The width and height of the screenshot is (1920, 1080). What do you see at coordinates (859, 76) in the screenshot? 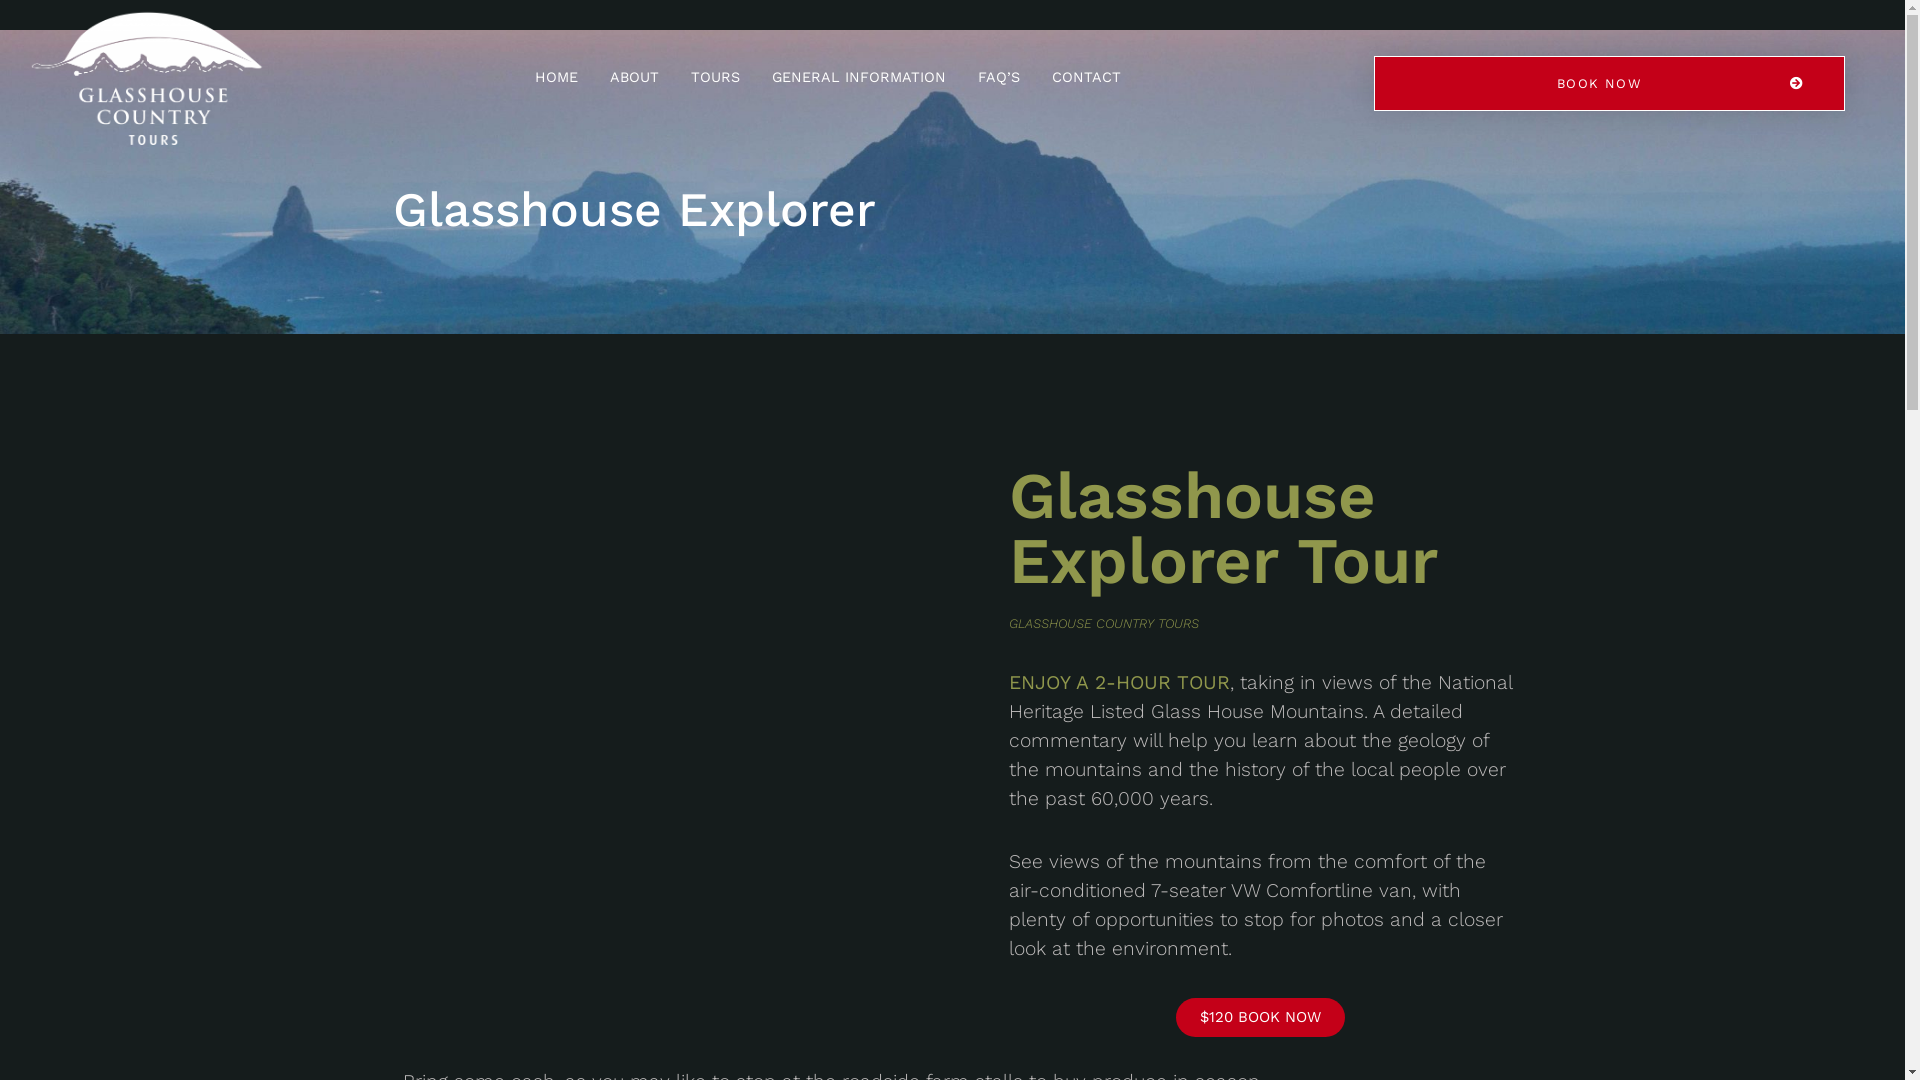
I see `'GENERAL INFORMATION'` at bounding box center [859, 76].